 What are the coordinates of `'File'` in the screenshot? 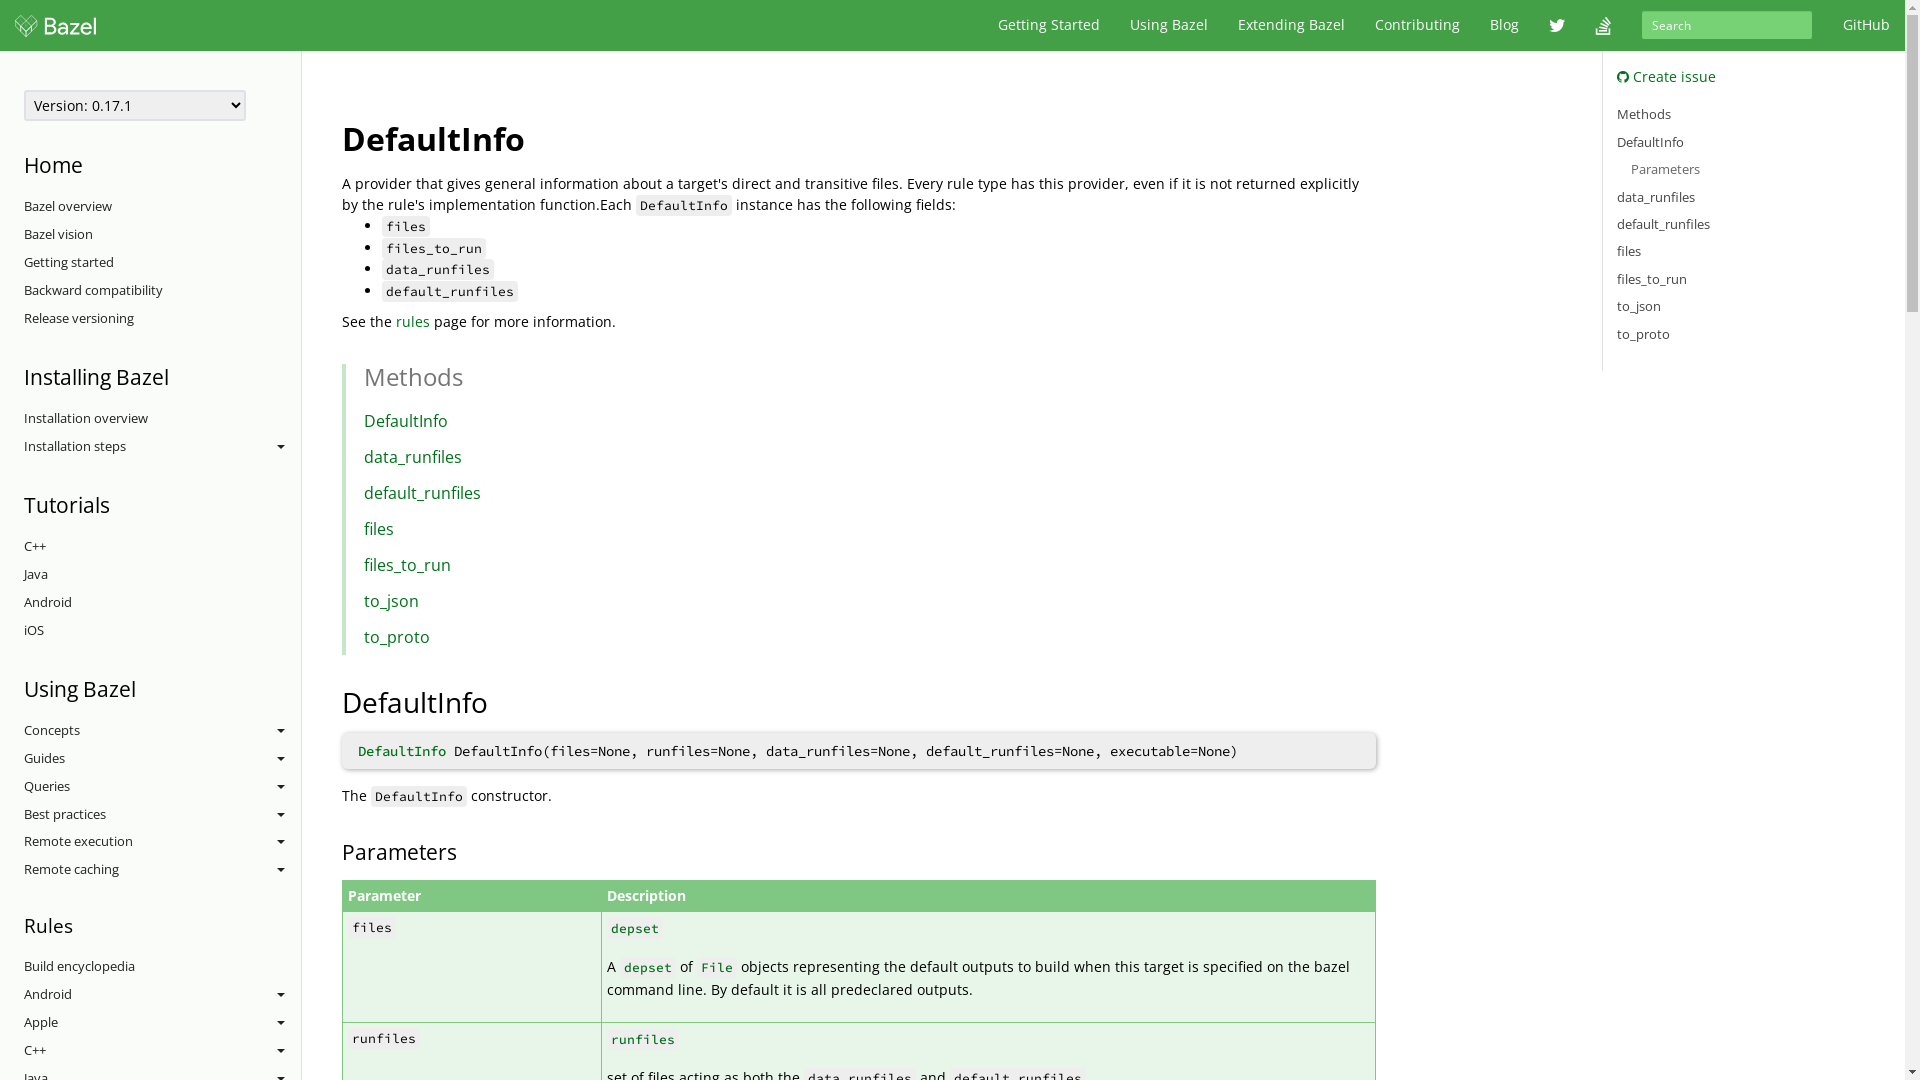 It's located at (716, 965).